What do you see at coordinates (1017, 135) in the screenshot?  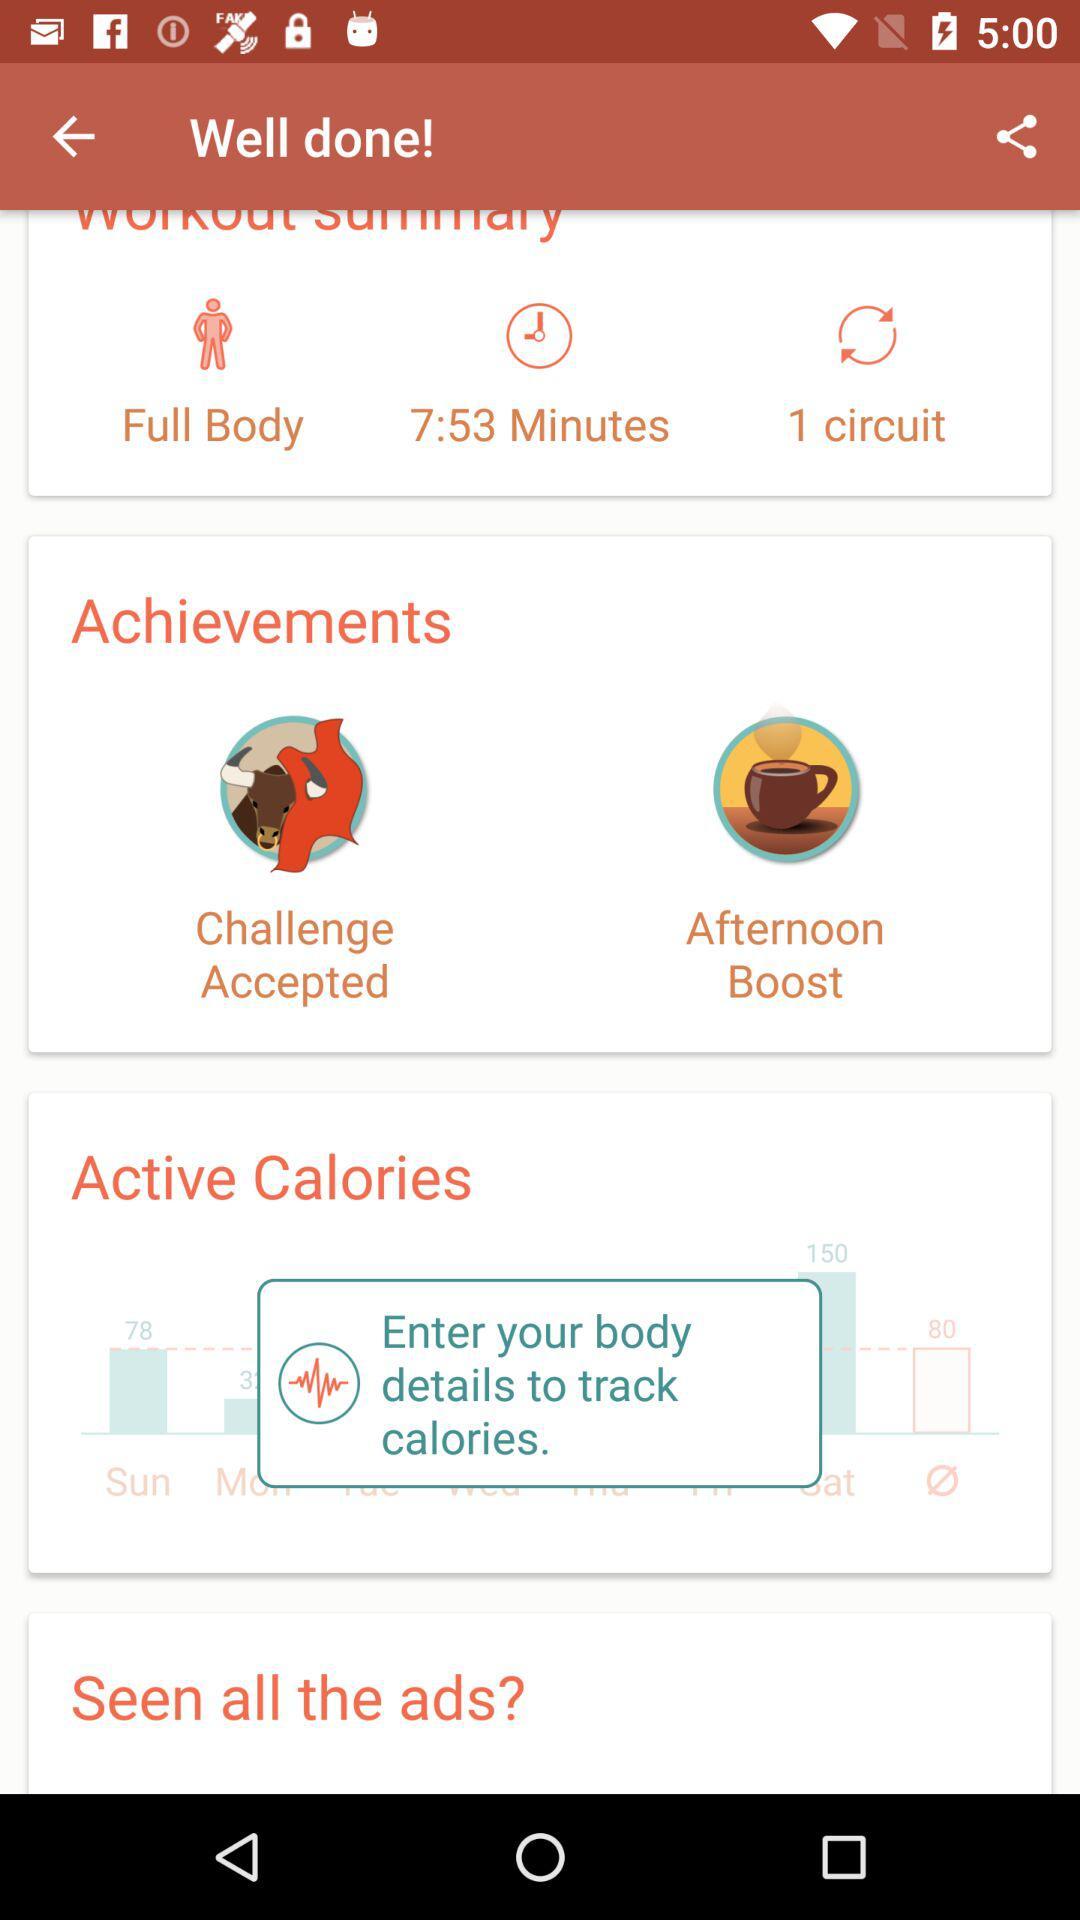 I see `the item above 1 circuit` at bounding box center [1017, 135].